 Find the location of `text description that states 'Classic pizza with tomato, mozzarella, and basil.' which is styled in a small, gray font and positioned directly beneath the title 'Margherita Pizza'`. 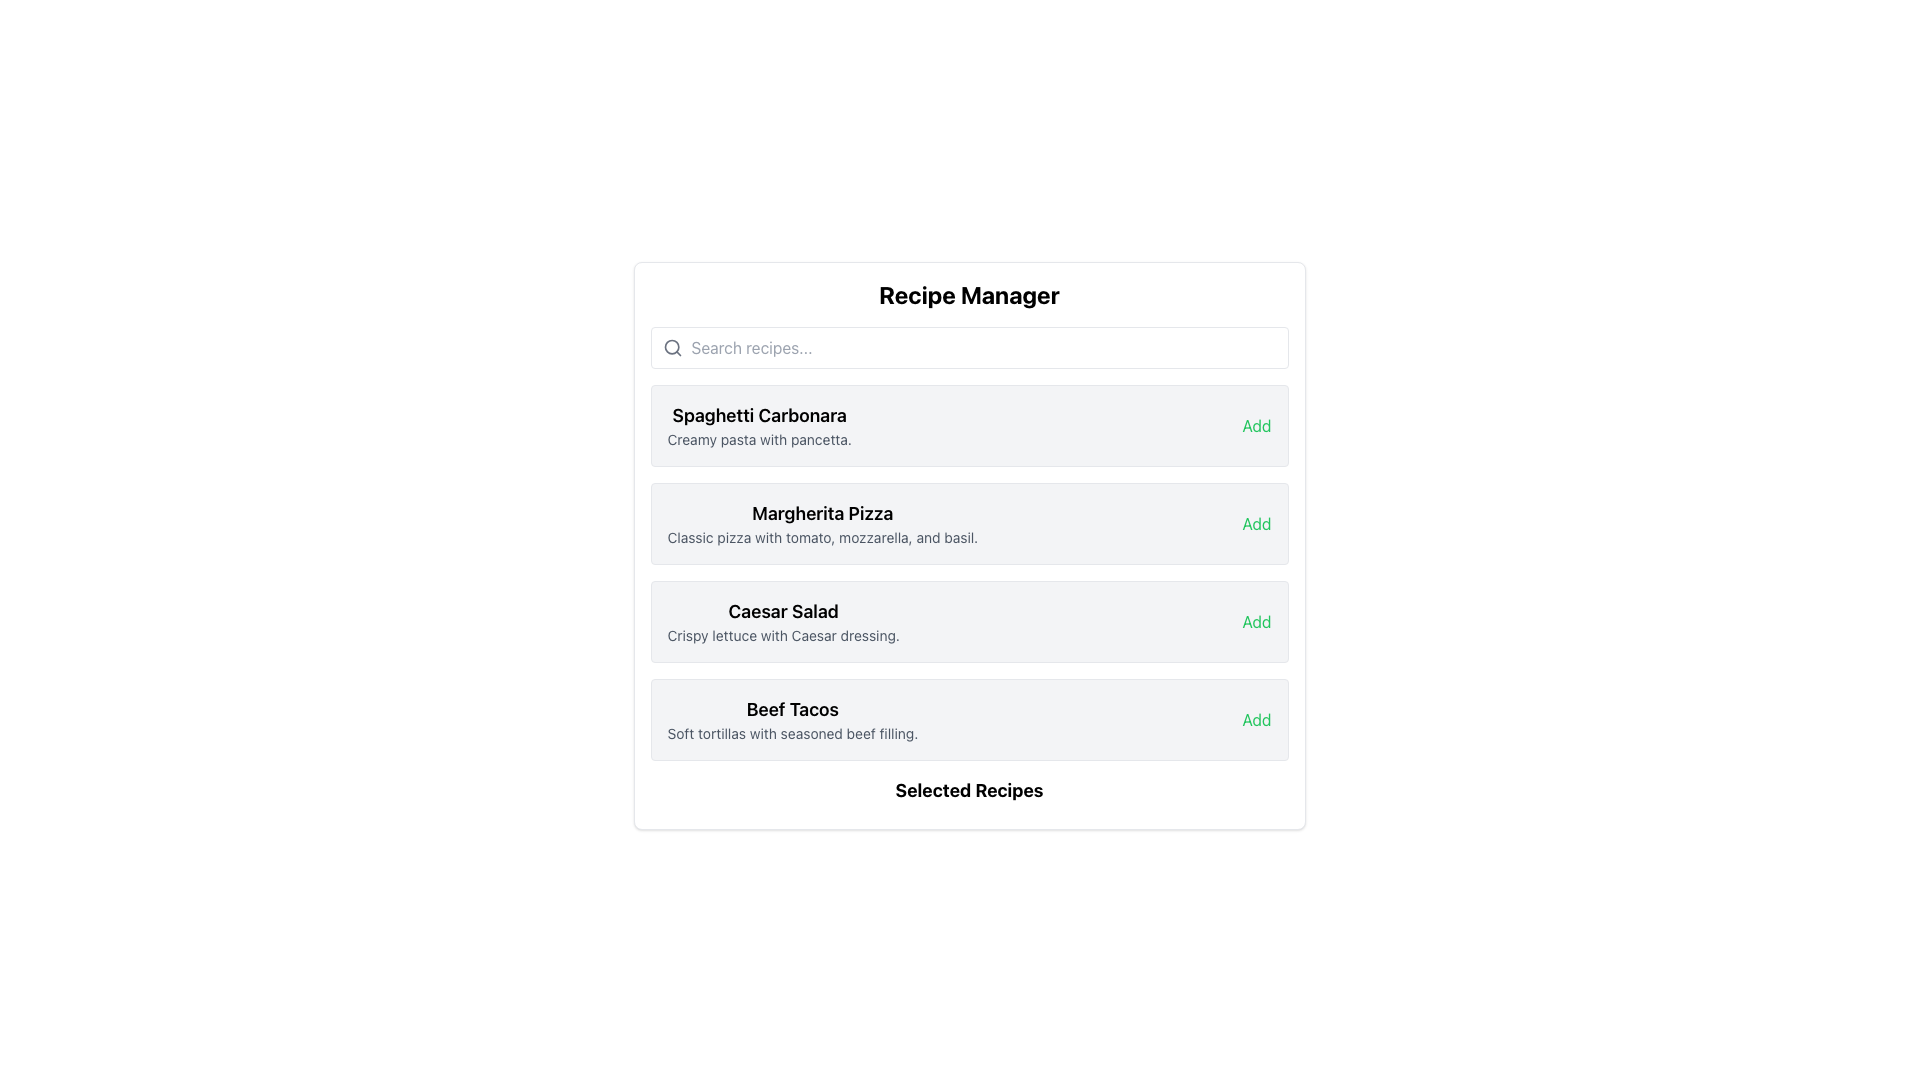

text description that states 'Classic pizza with tomato, mozzarella, and basil.' which is styled in a small, gray font and positioned directly beneath the title 'Margherita Pizza' is located at coordinates (822, 536).